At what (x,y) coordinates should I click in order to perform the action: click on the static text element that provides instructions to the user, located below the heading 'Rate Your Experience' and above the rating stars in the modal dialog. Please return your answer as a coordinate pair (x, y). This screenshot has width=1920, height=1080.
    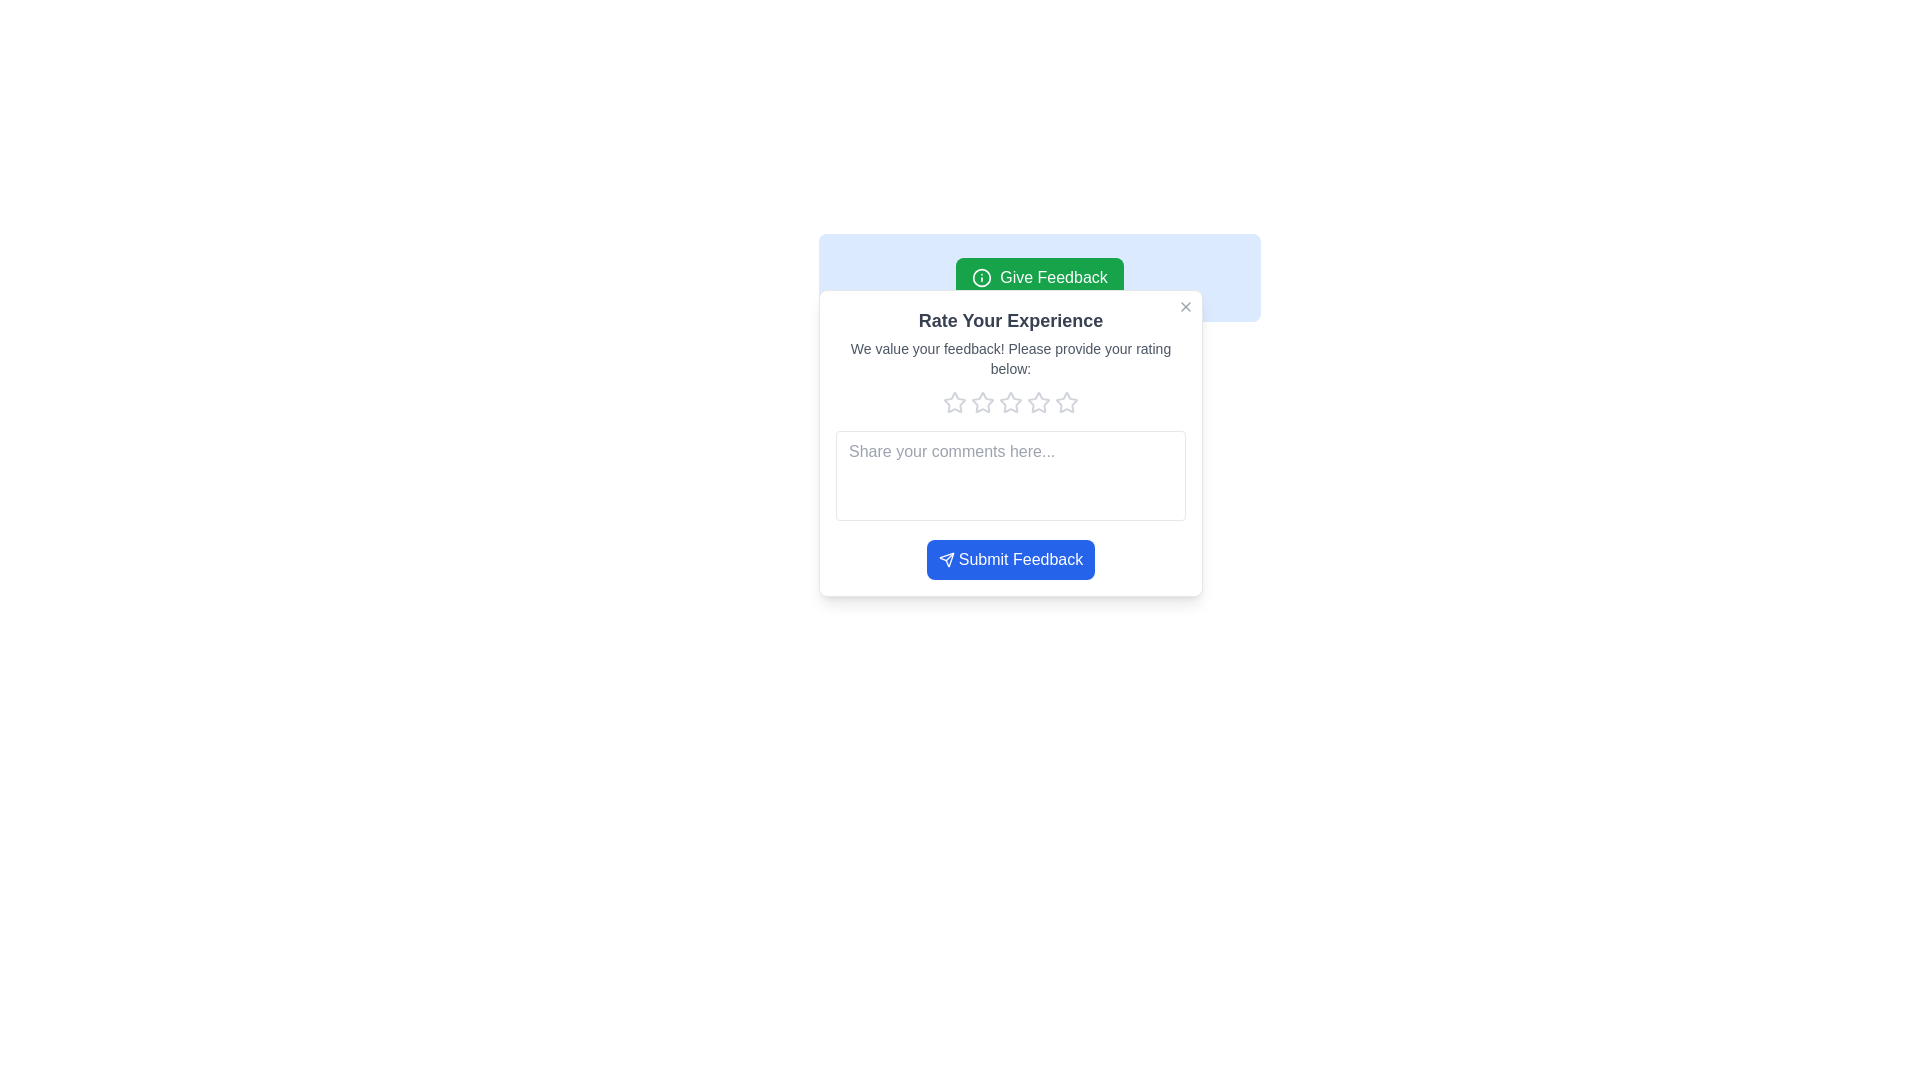
    Looking at the image, I should click on (1011, 357).